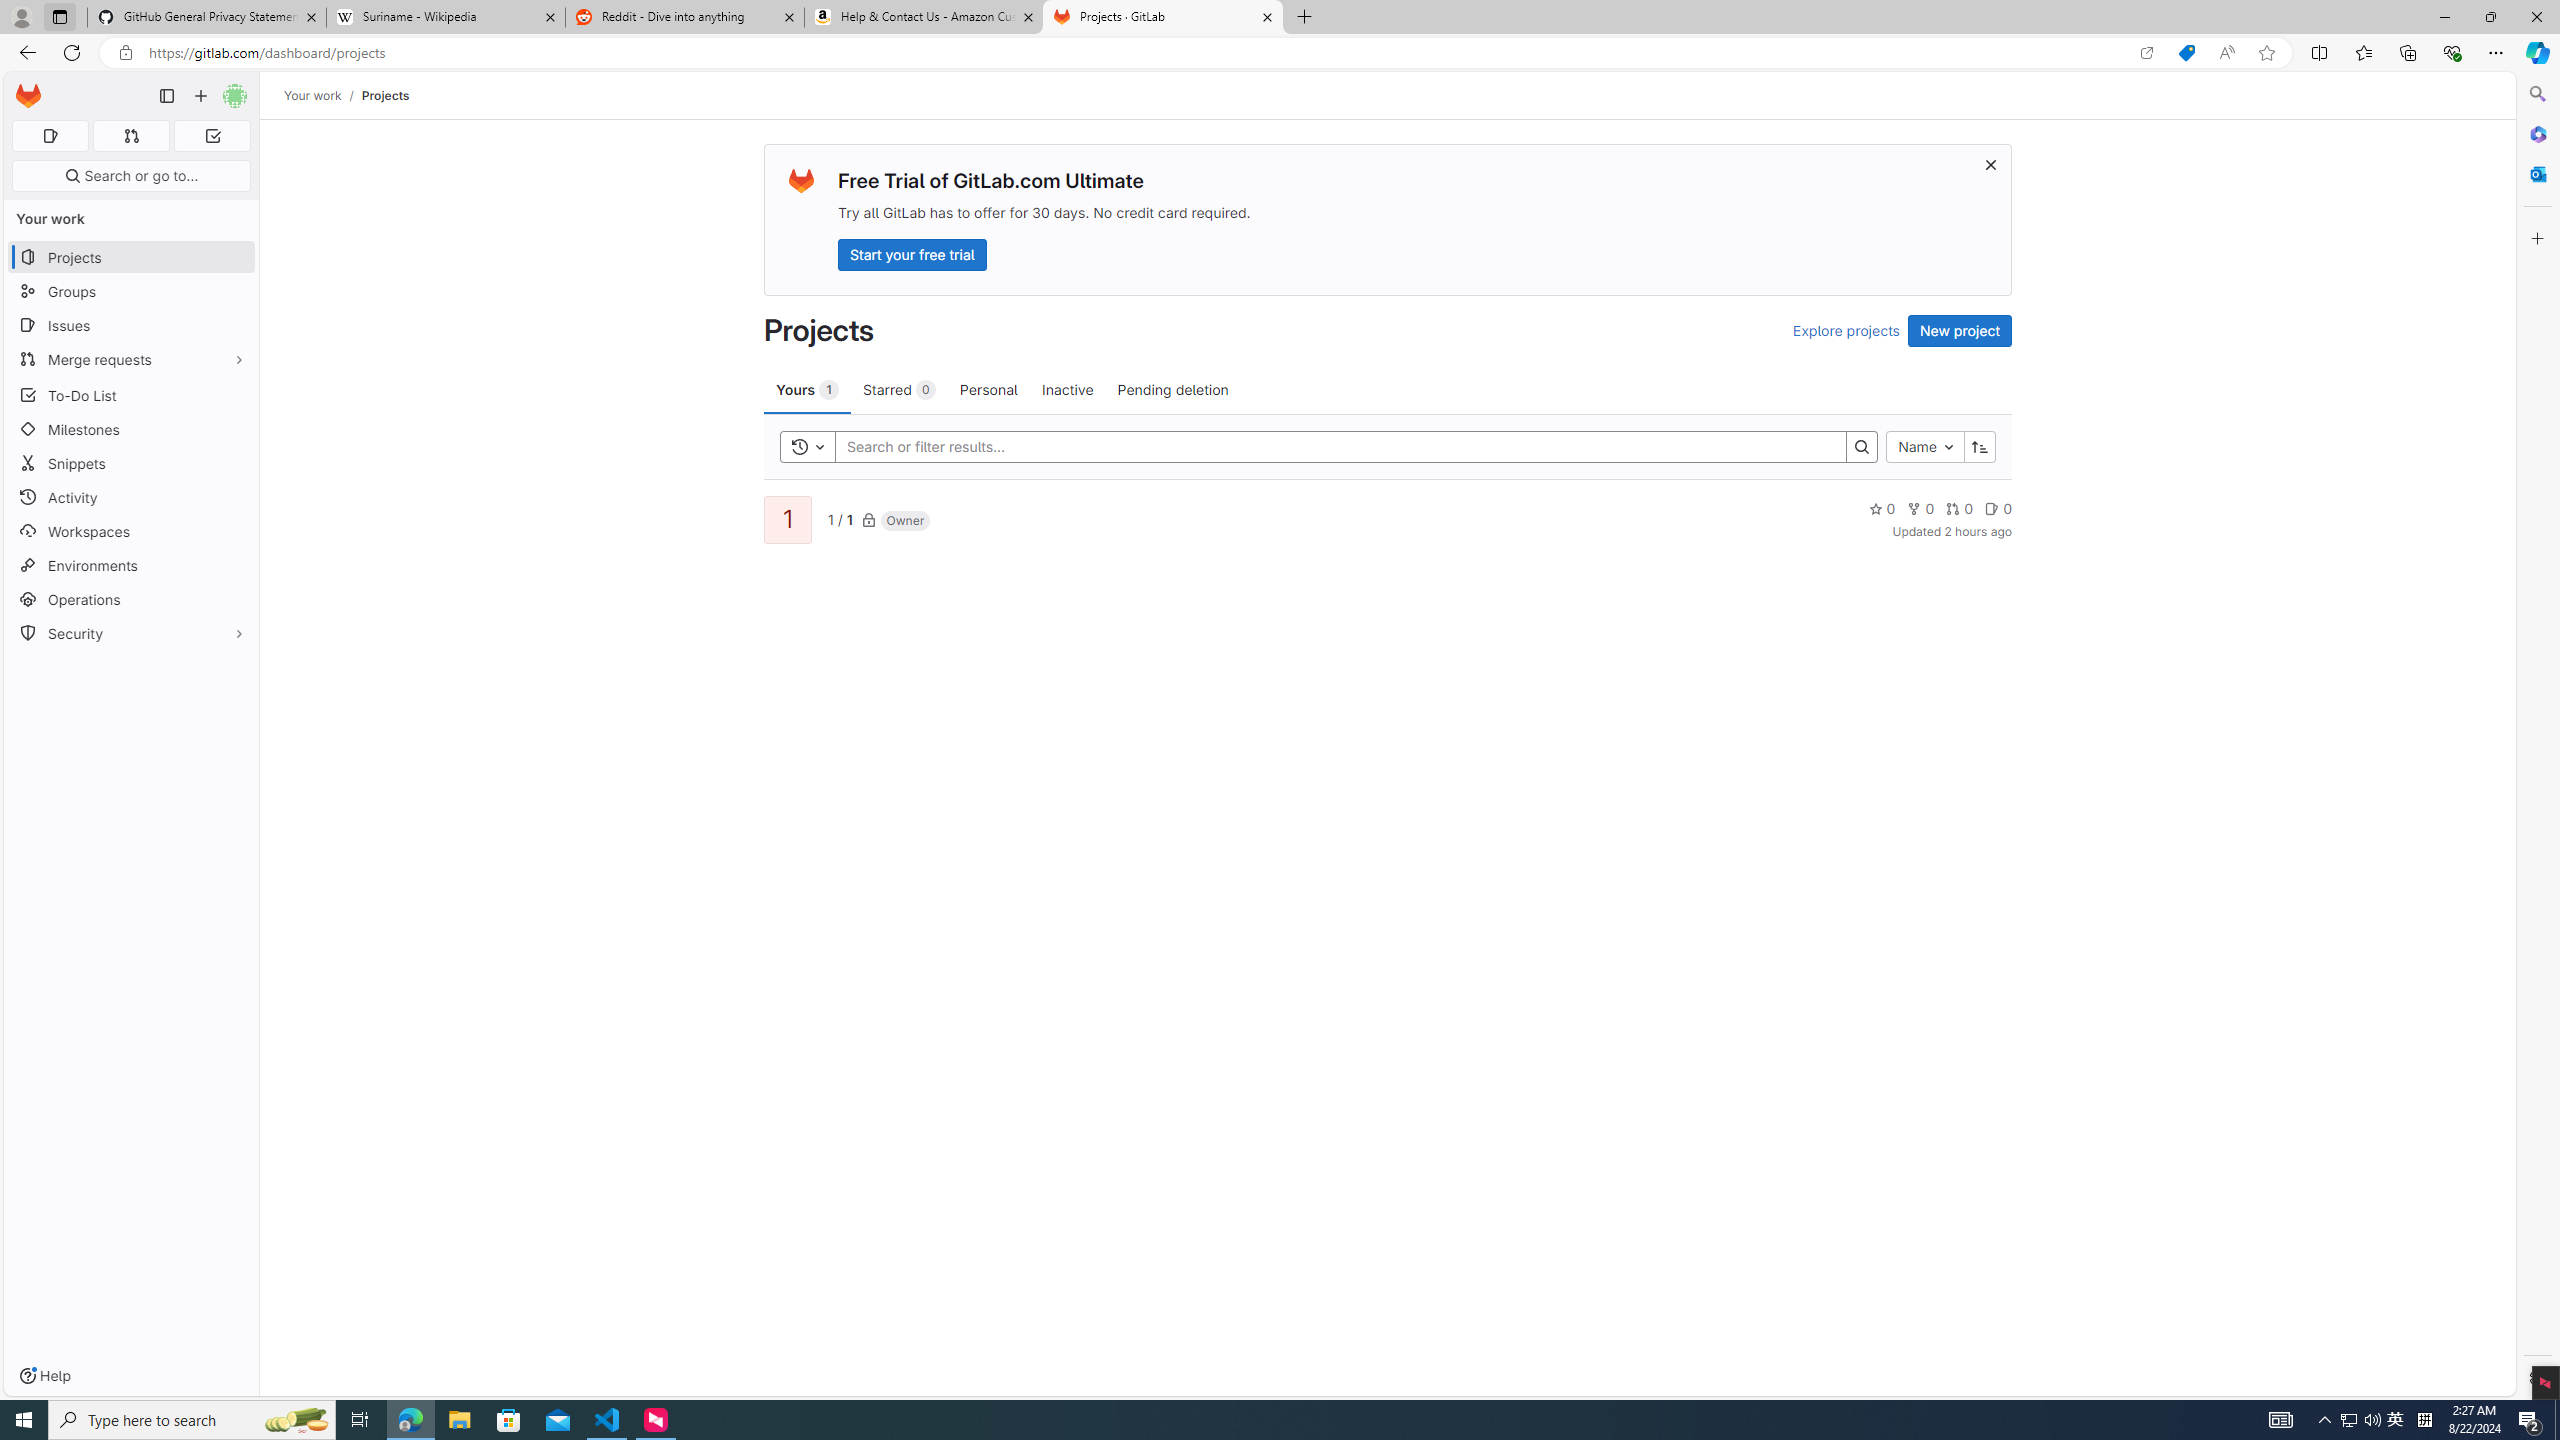 This screenshot has width=2560, height=1440. I want to click on 'Primary navigation sidebar', so click(166, 95).